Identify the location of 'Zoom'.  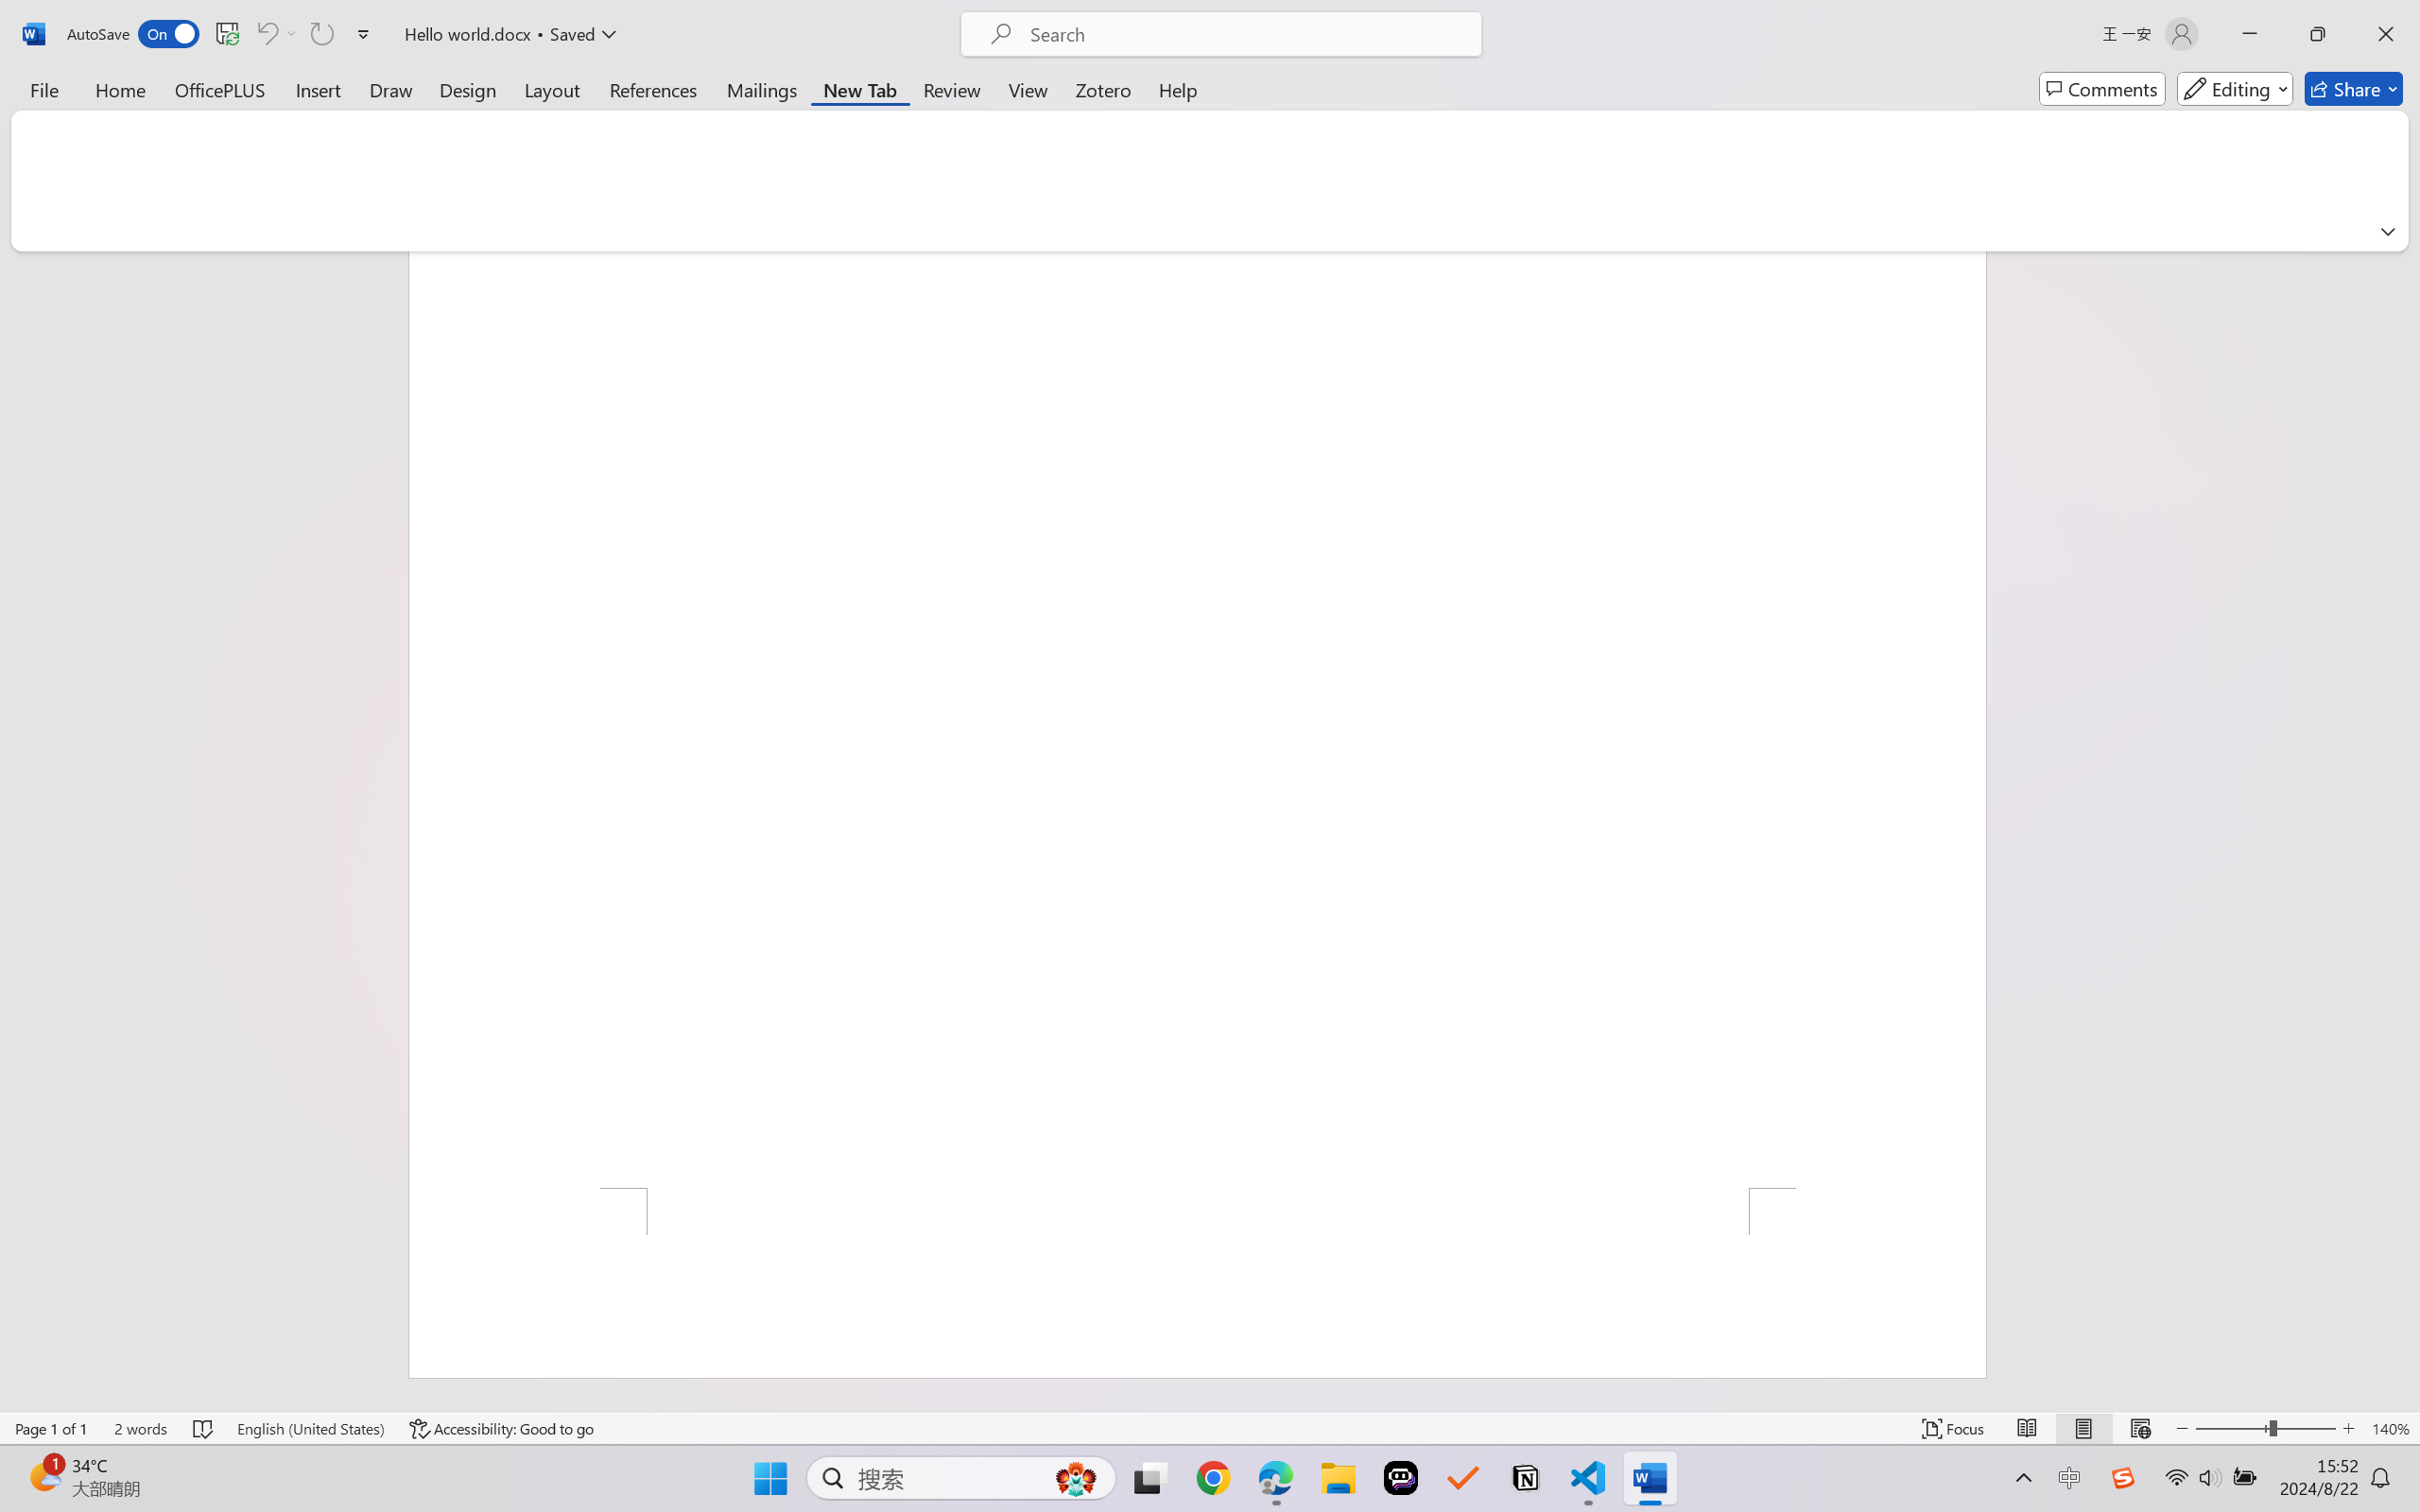
(2266, 1428).